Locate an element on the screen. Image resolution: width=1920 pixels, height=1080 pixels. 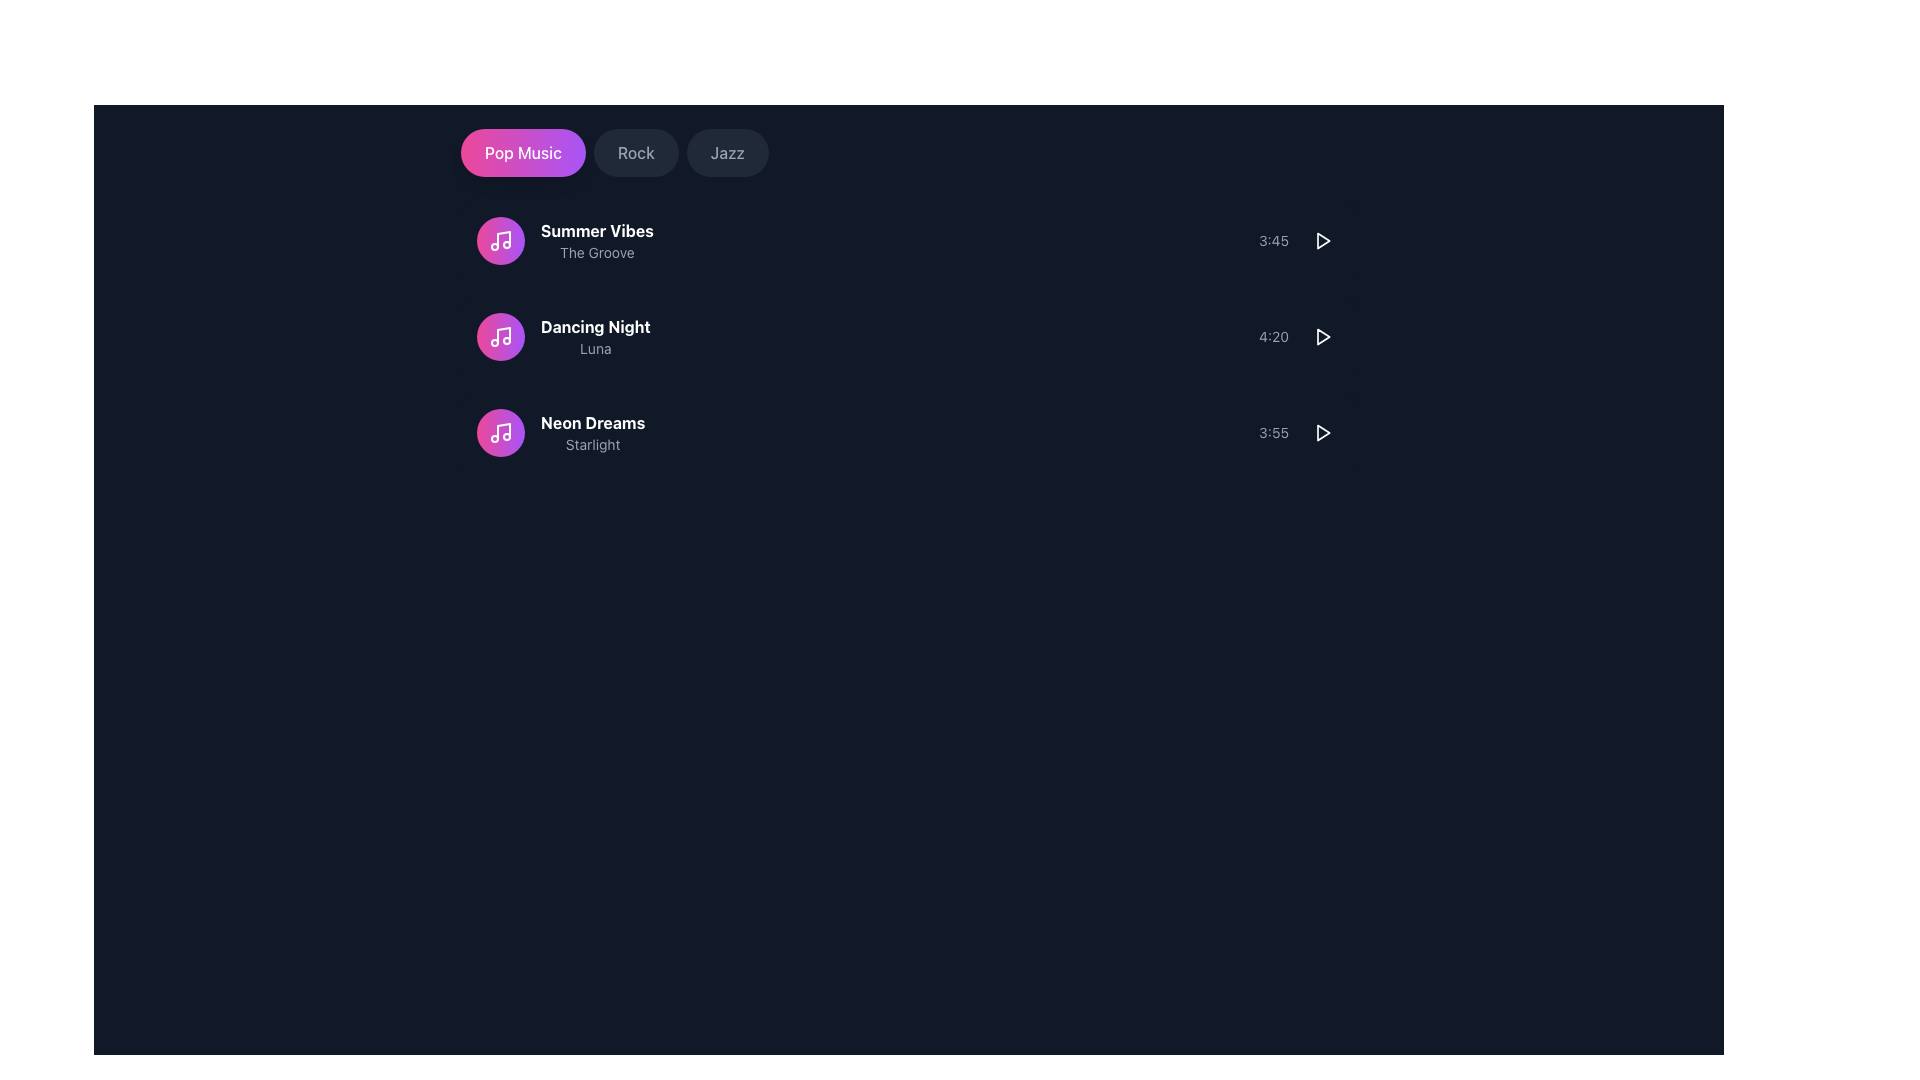
the first item in the vertically arranged list containing the text 'Summer Vibes' and 'The Groove' for reordering is located at coordinates (596, 239).